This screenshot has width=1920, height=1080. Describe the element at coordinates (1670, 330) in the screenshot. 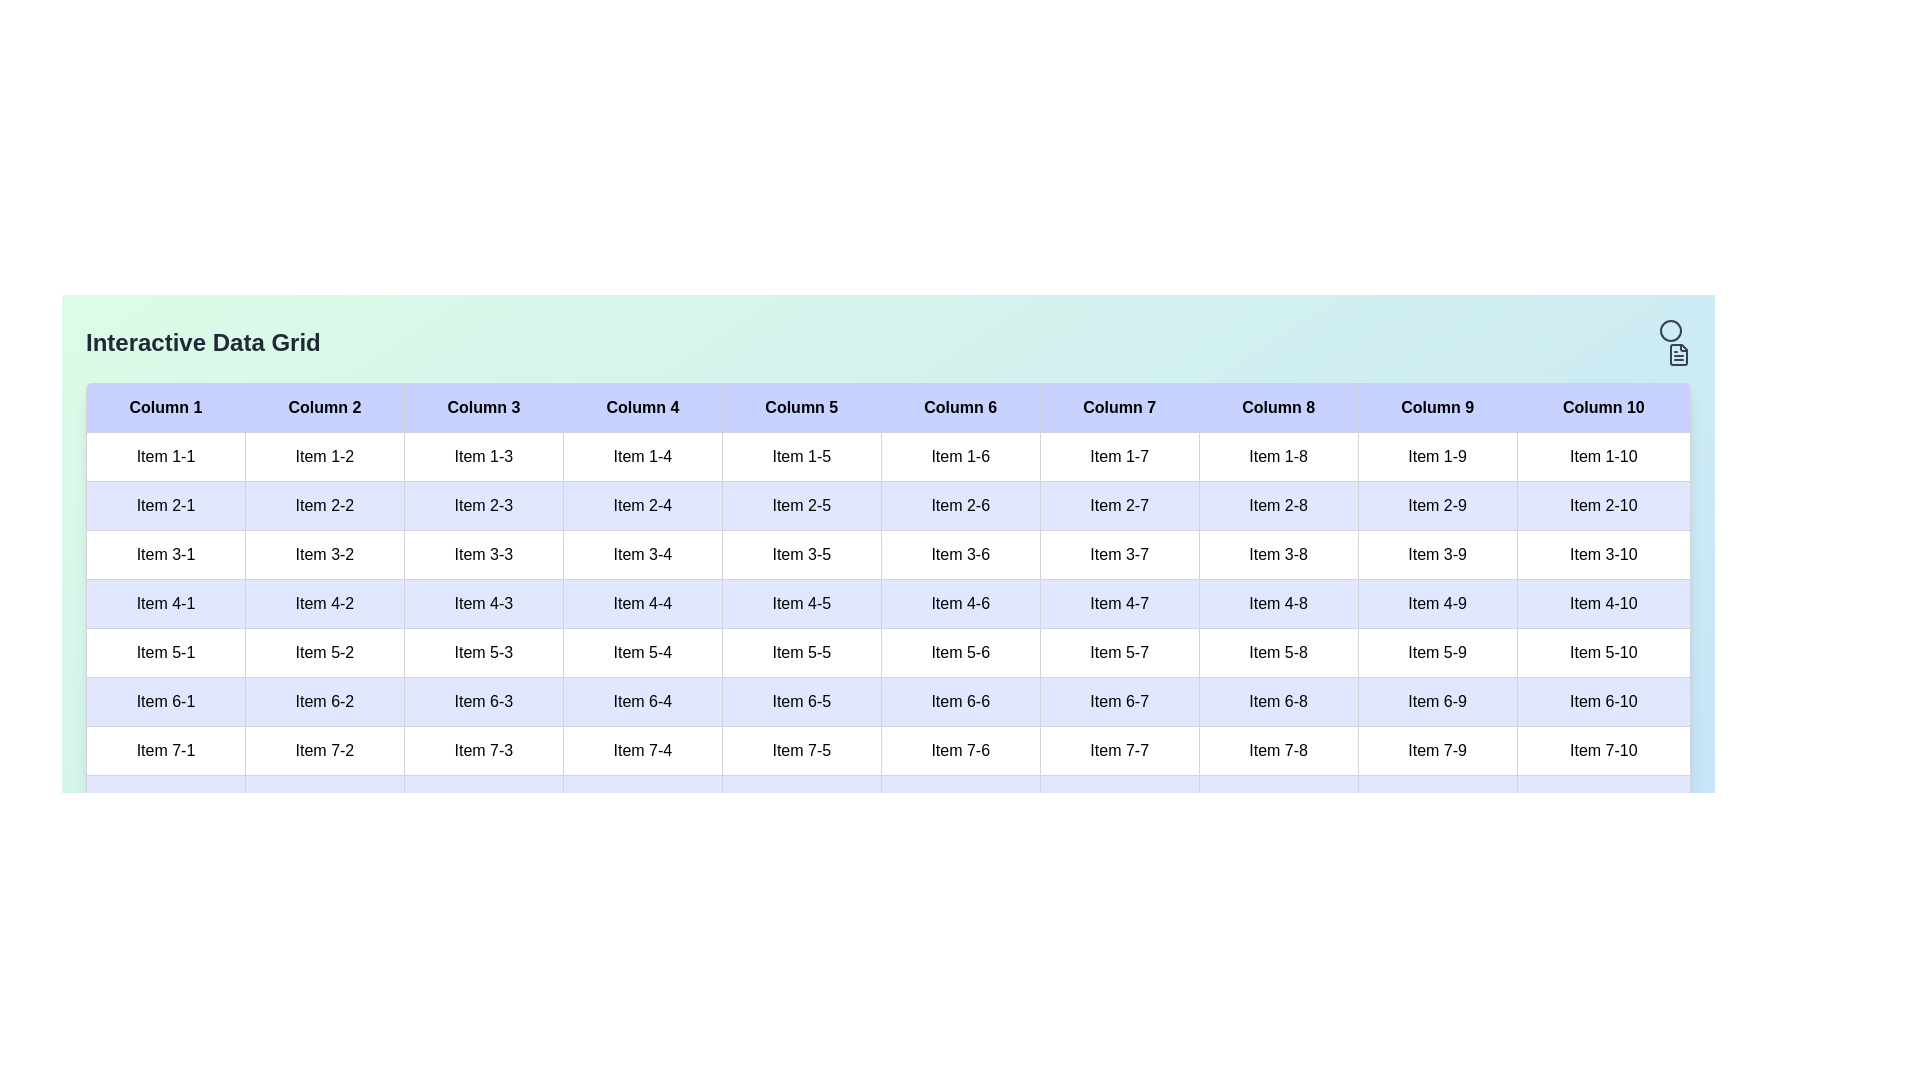

I see `the circle header icon` at that location.